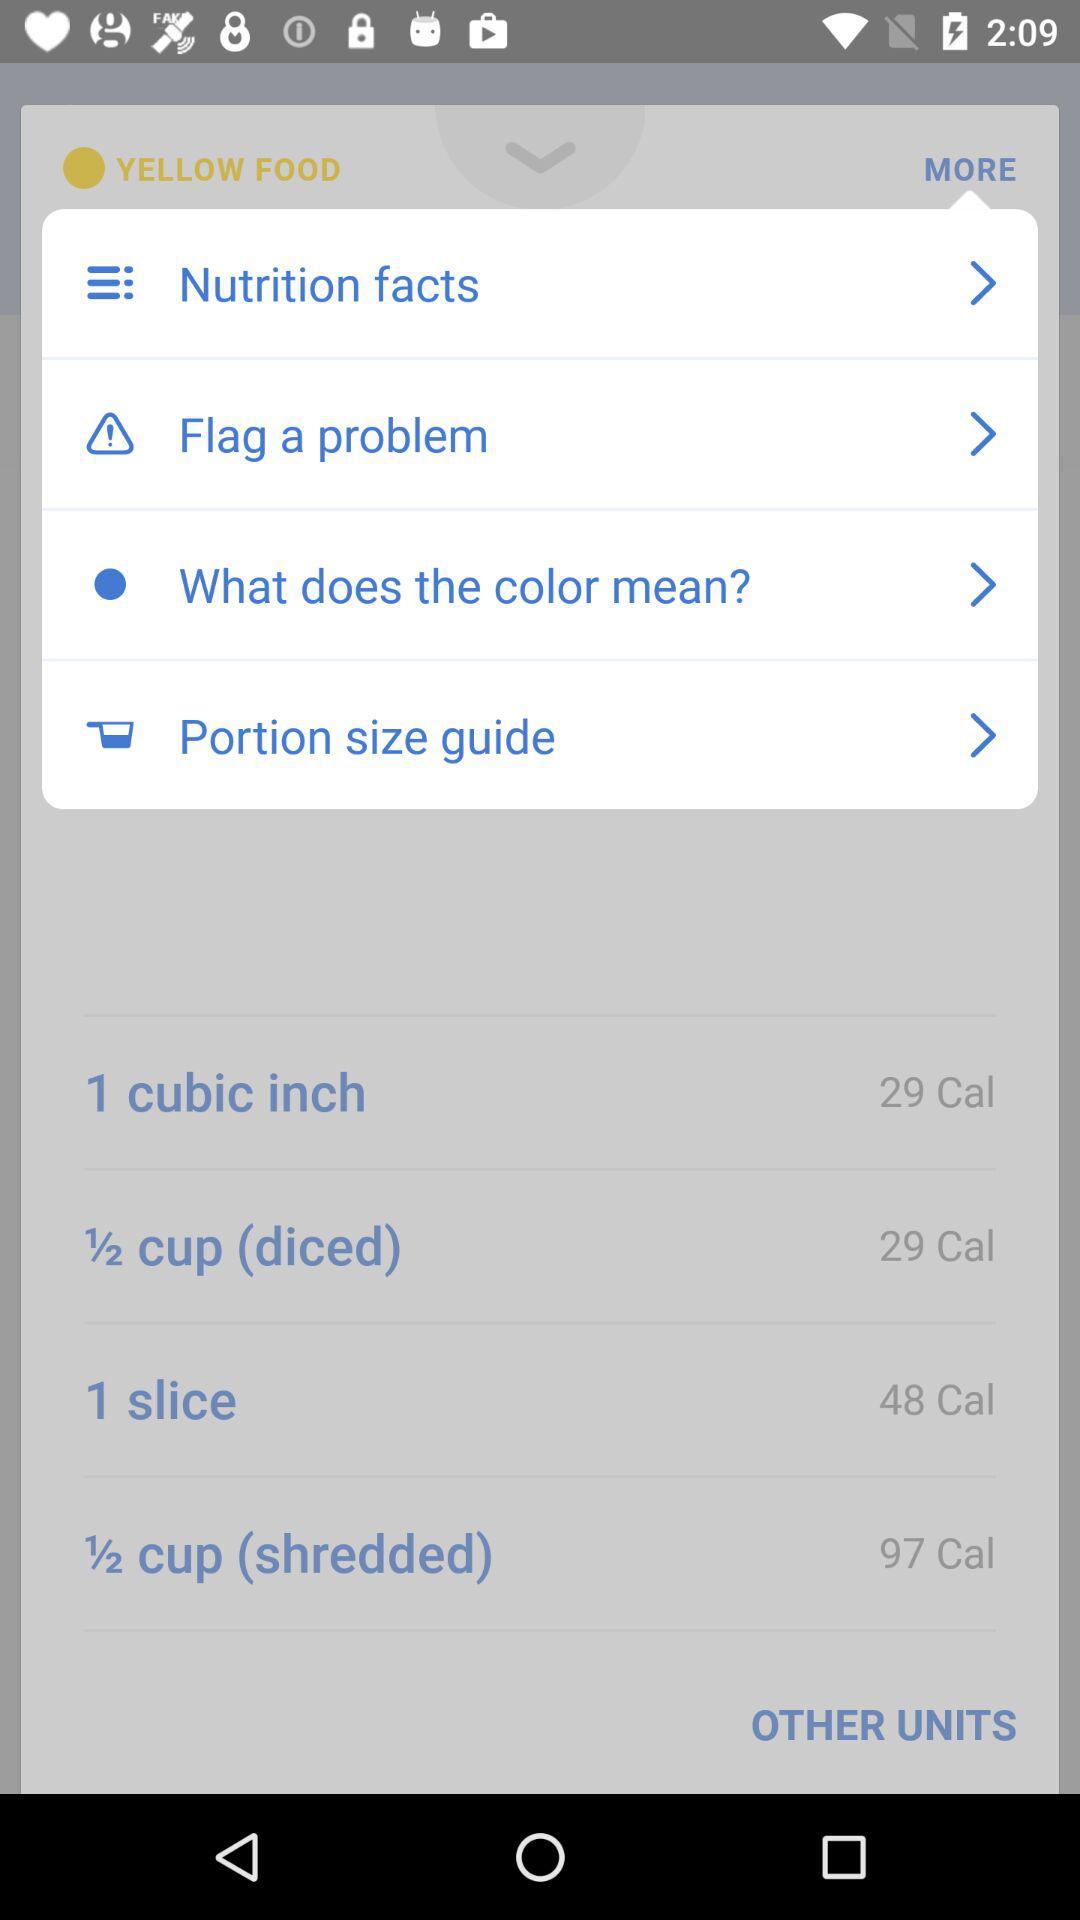 This screenshot has width=1080, height=1920. I want to click on the portion size guide item, so click(553, 734).